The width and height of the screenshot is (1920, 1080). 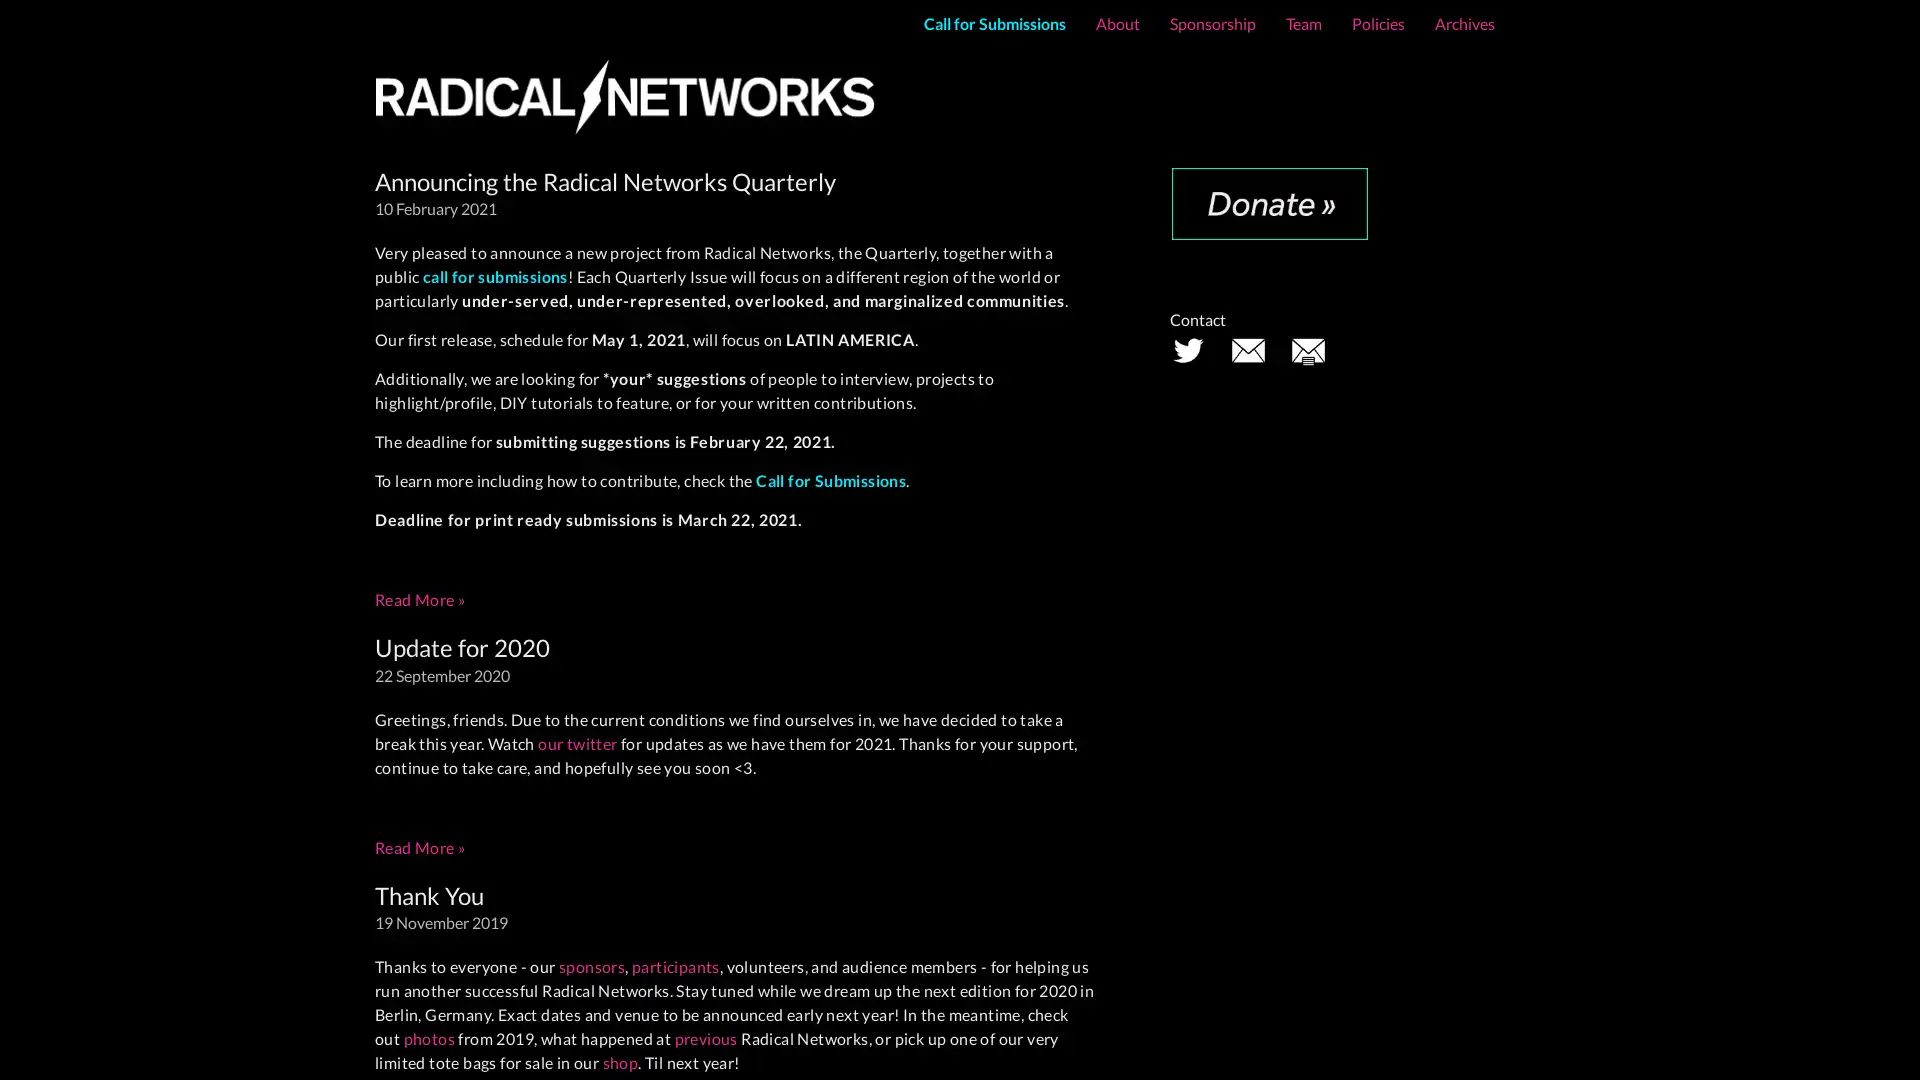 I want to click on Donate with PayPal button, so click(x=1269, y=204).